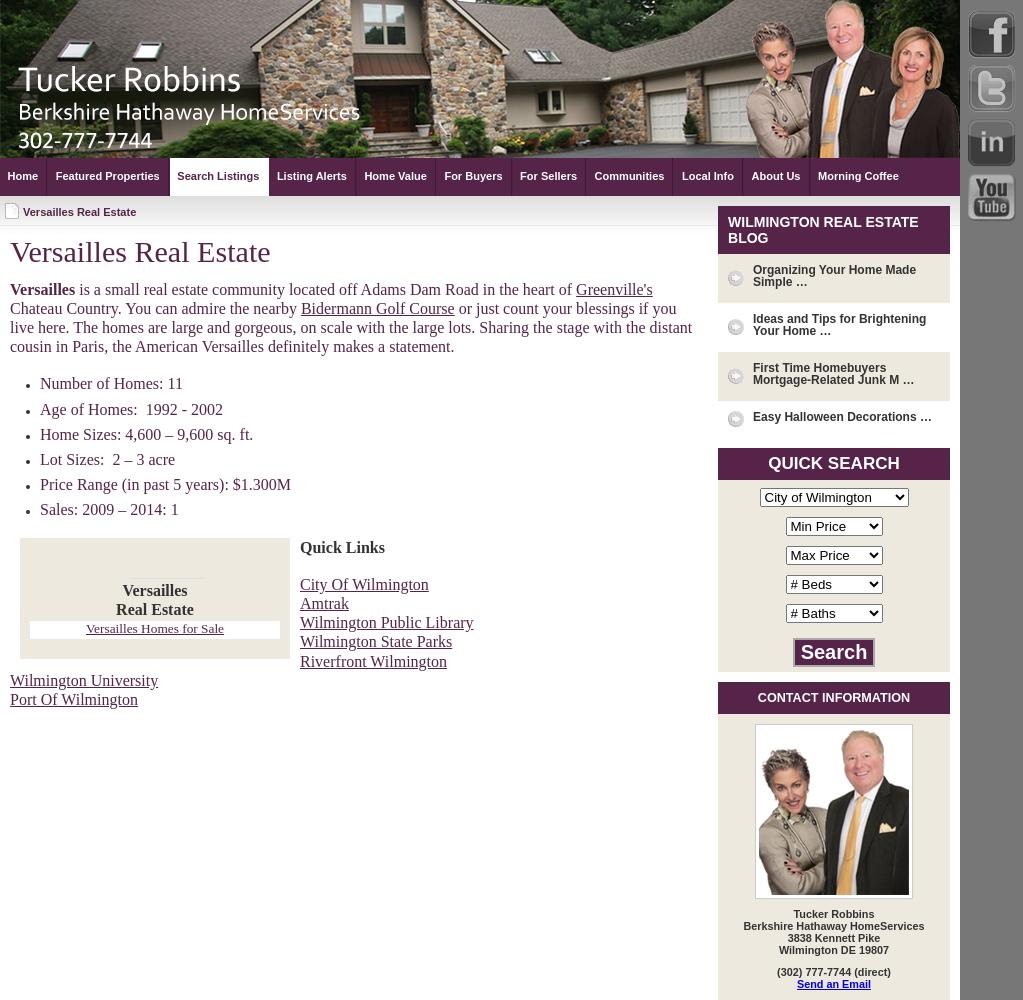  What do you see at coordinates (362, 582) in the screenshot?
I see `'City Of Wilmington'` at bounding box center [362, 582].